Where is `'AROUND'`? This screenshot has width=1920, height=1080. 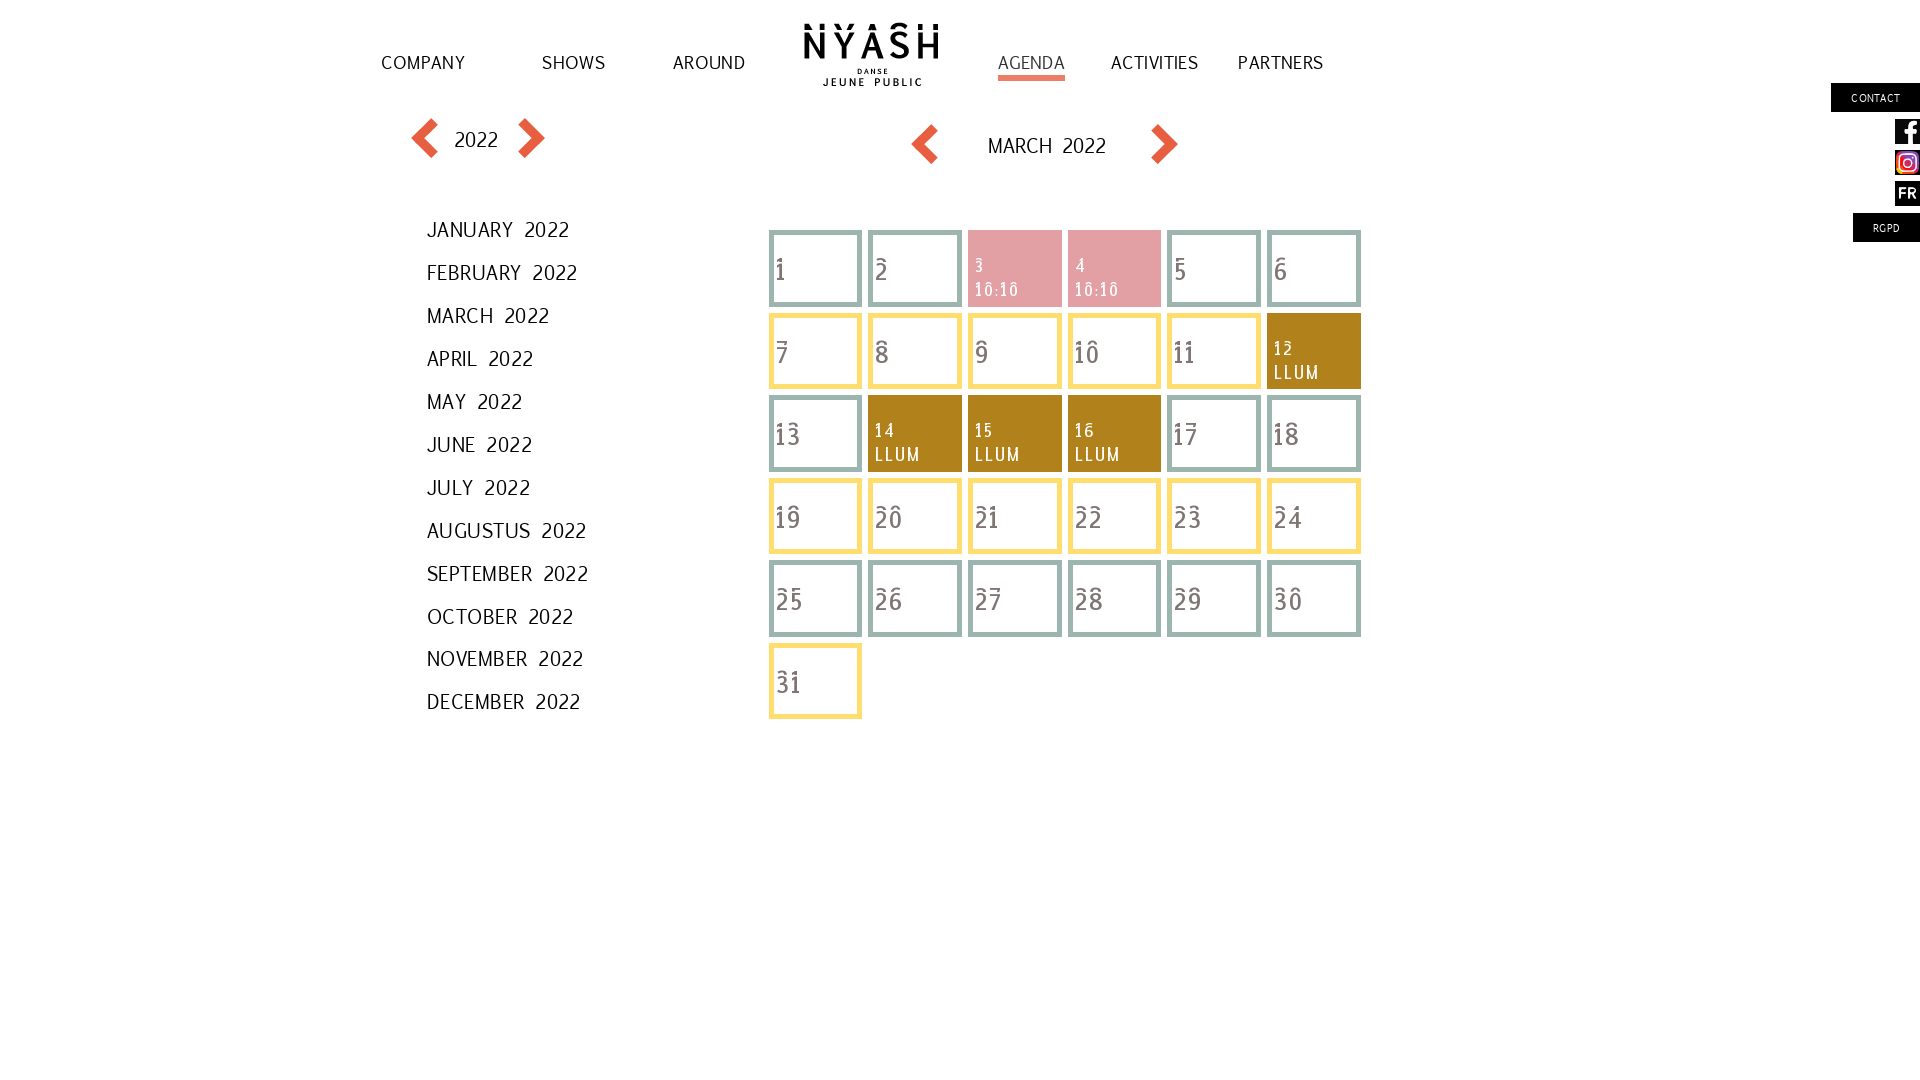
'AROUND' is located at coordinates (652, 60).